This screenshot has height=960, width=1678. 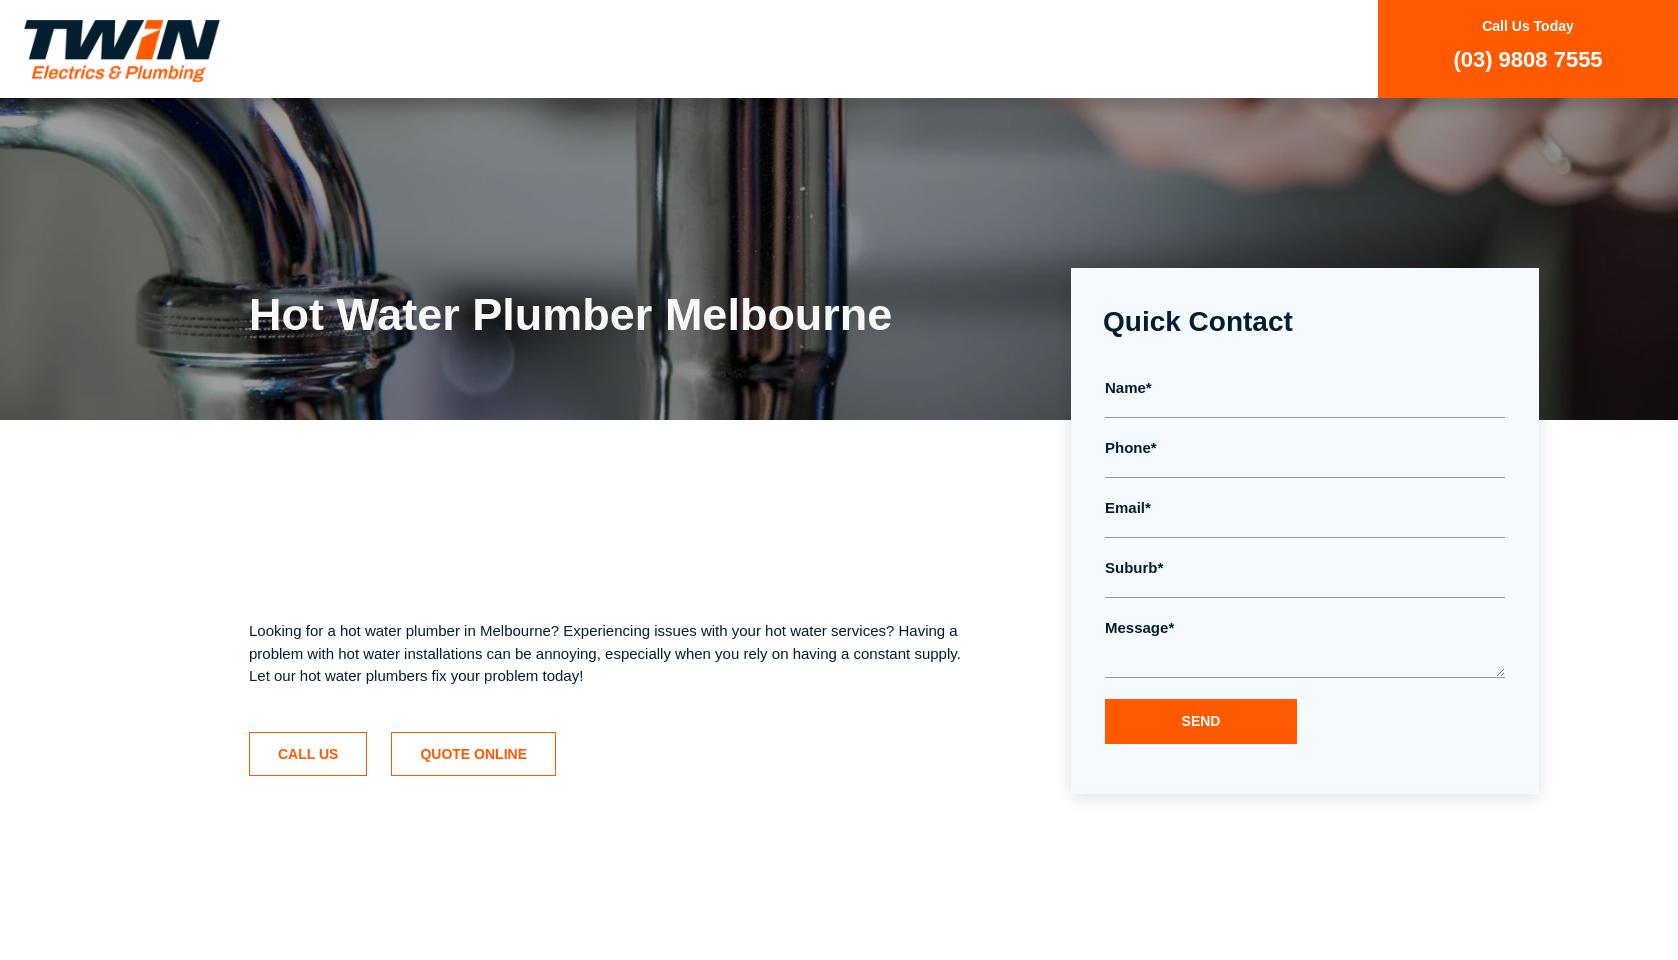 I want to click on 'Quick Contact', so click(x=1197, y=321).